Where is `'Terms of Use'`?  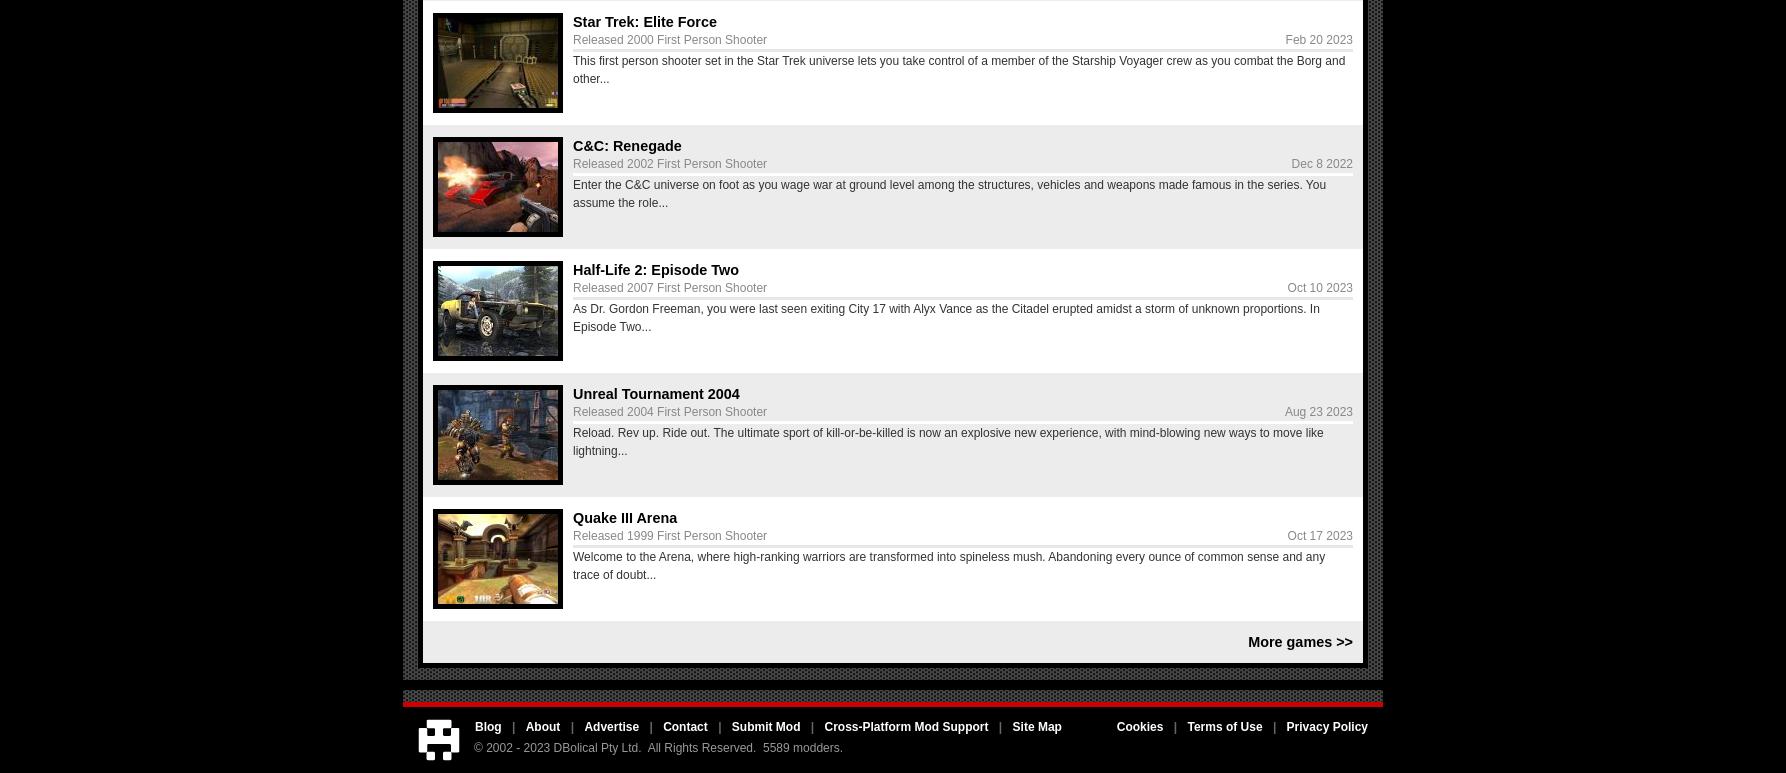 'Terms of Use' is located at coordinates (1224, 727).